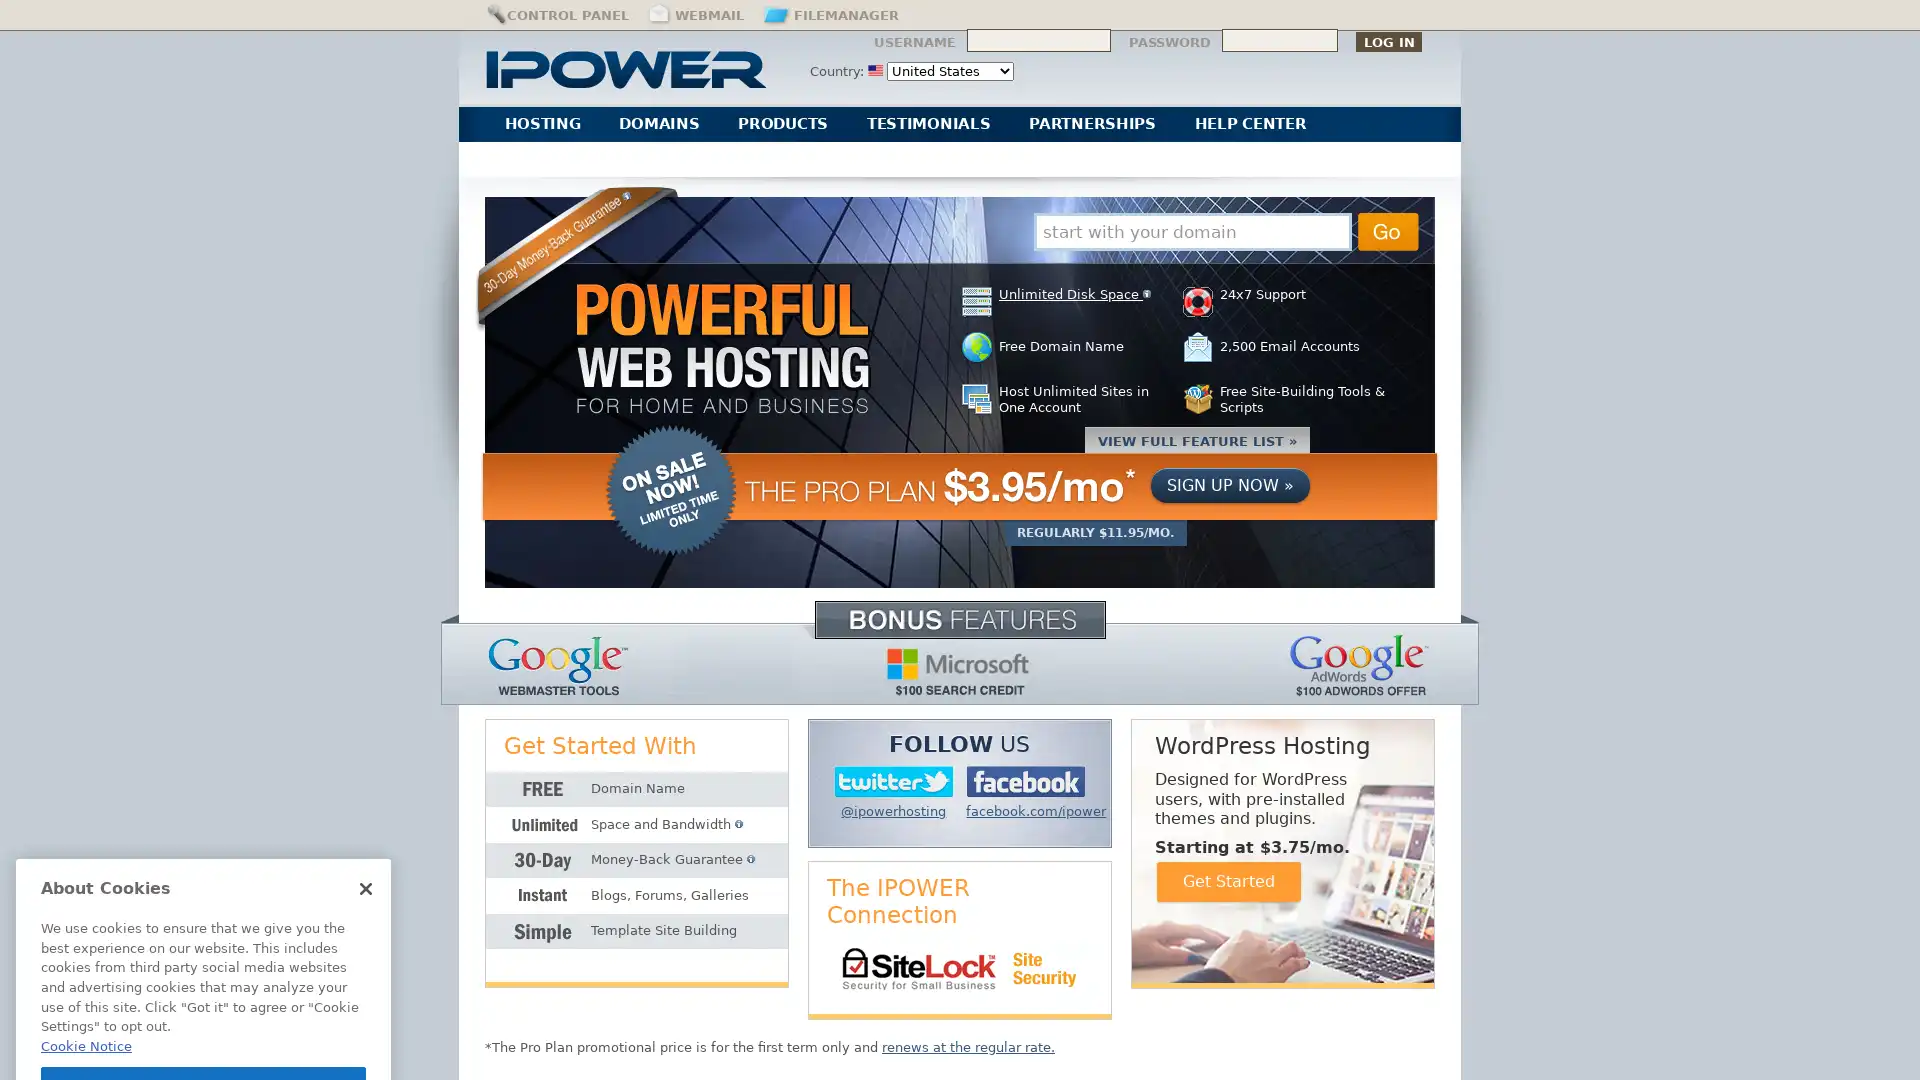 The image size is (1920, 1080). Describe the element at coordinates (203, 948) in the screenshot. I see `Got It` at that location.